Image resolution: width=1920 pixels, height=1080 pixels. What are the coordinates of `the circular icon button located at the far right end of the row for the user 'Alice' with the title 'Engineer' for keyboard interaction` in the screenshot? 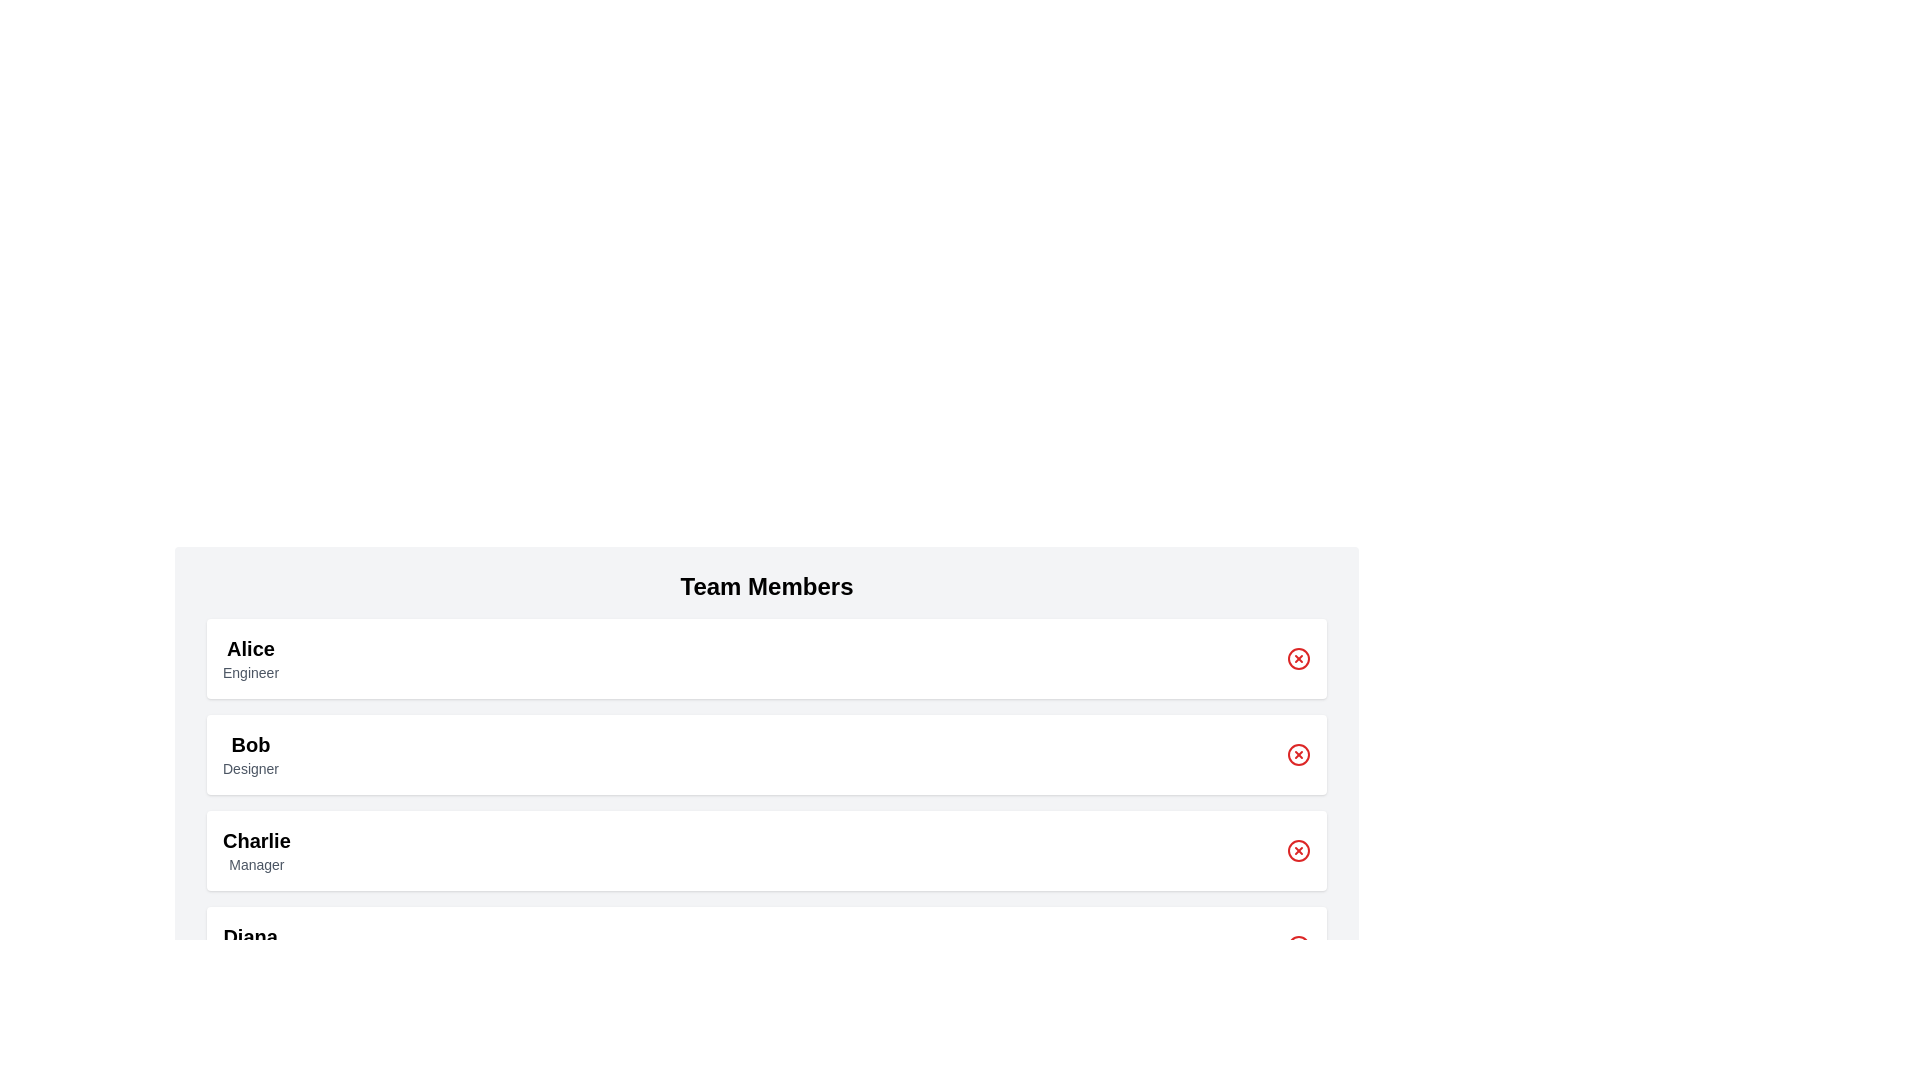 It's located at (1299, 659).